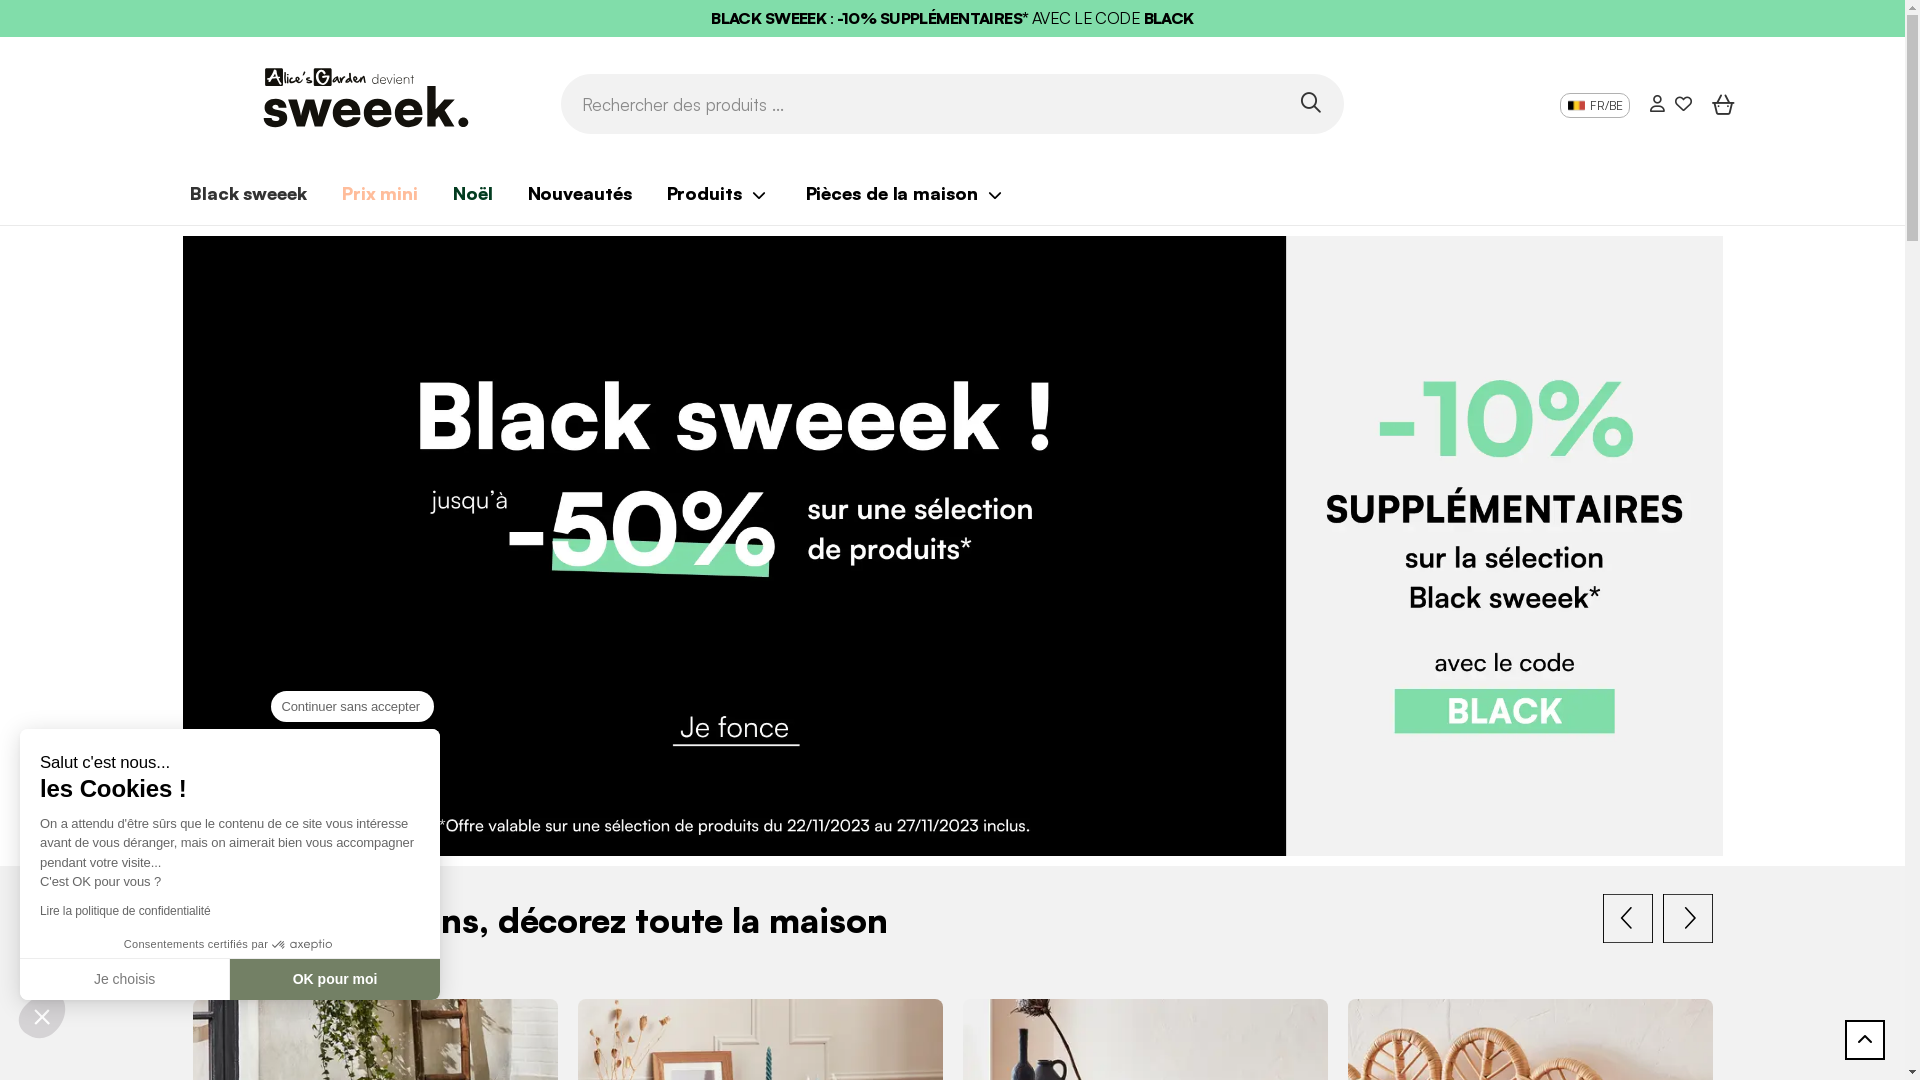  What do you see at coordinates (335, 978) in the screenshot?
I see `'OK pour moi'` at bounding box center [335, 978].